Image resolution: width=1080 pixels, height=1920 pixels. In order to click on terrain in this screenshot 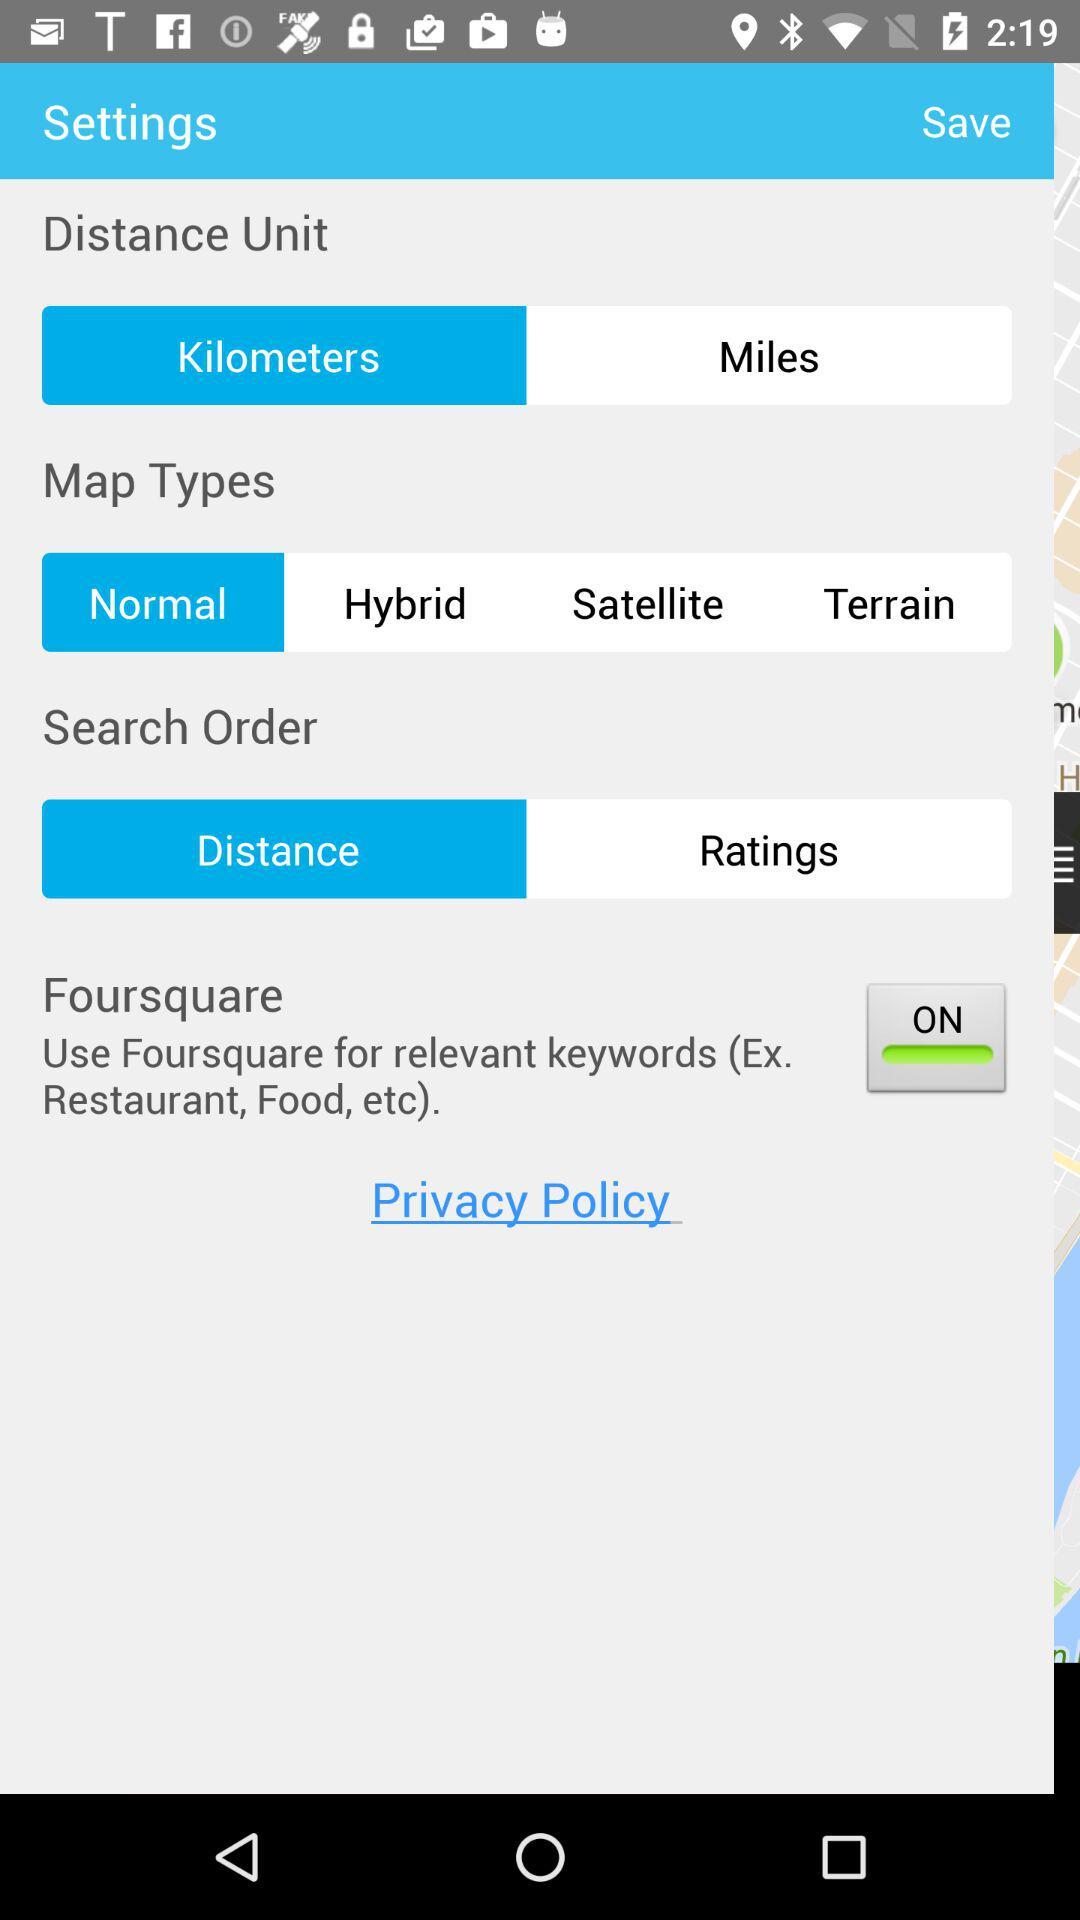, I will do `click(889, 601)`.